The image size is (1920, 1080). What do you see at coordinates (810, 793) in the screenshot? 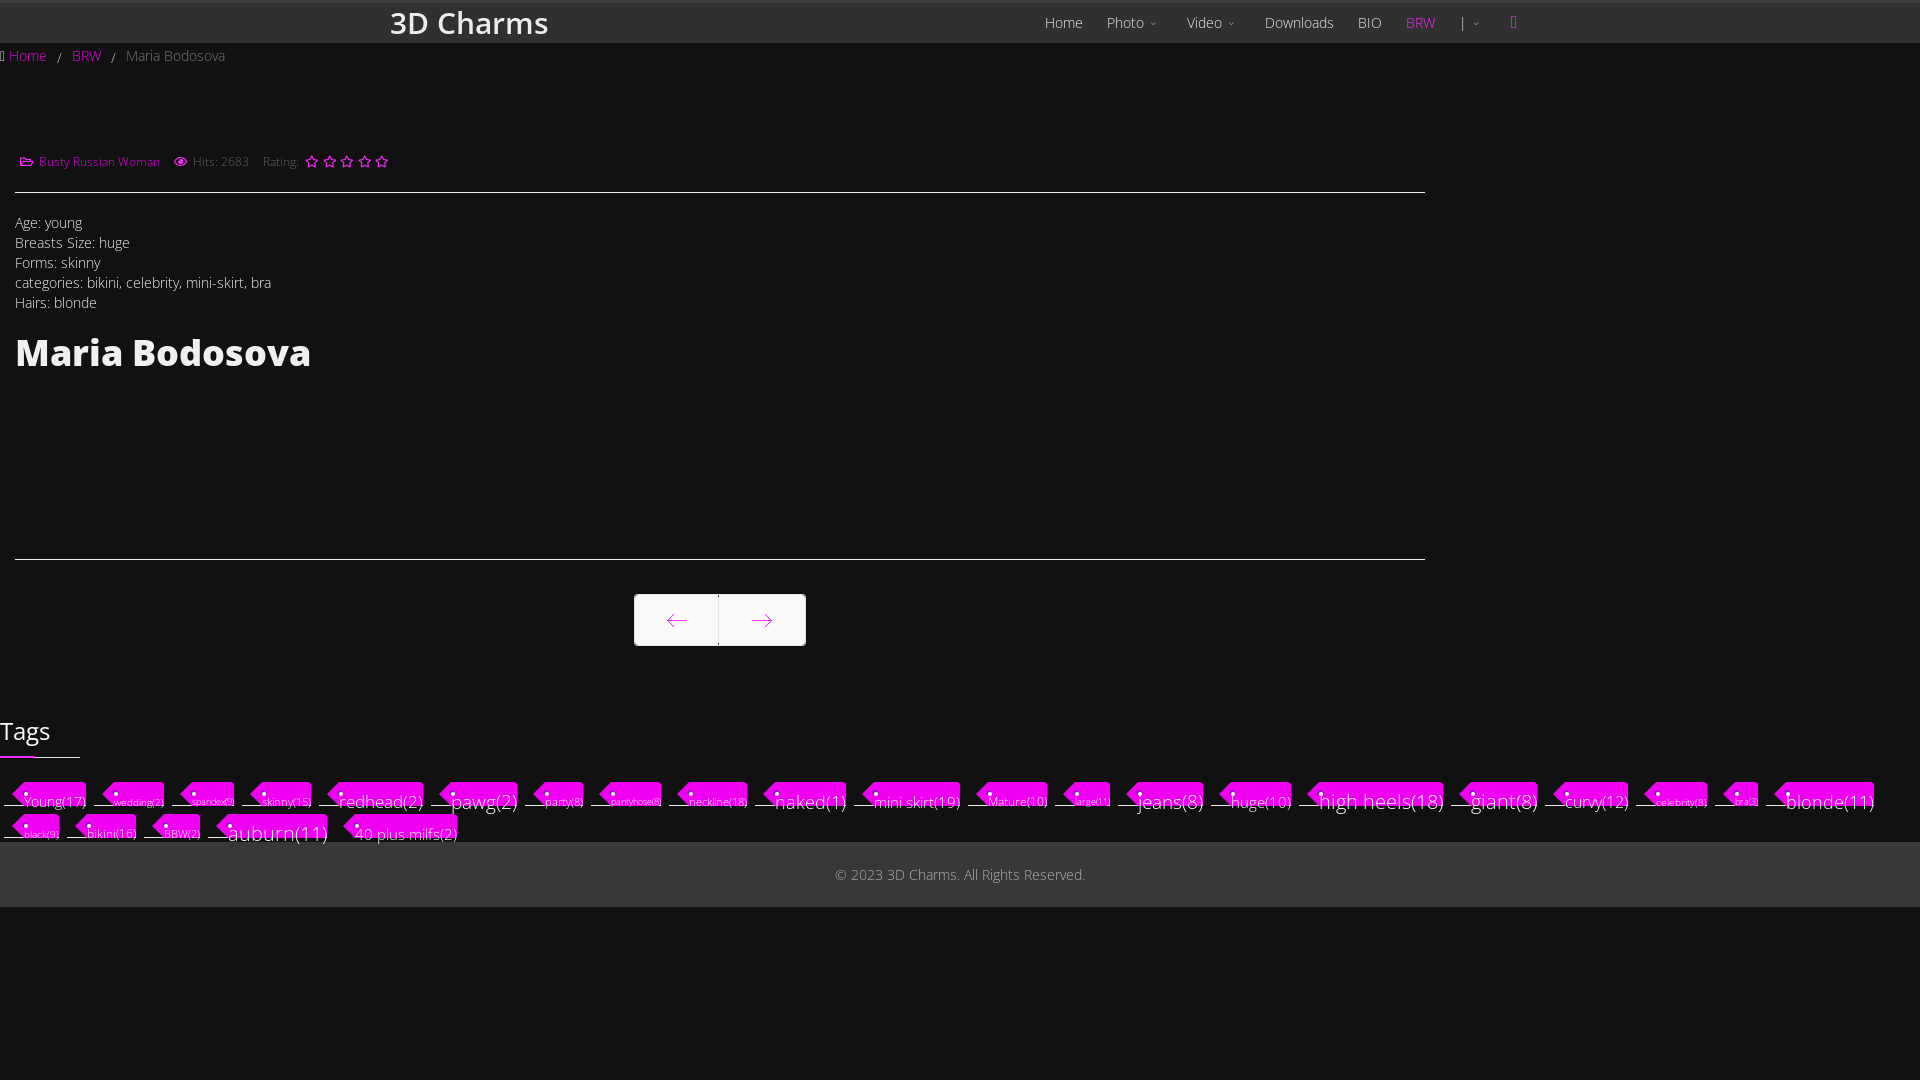
I see `'naked(1)'` at bounding box center [810, 793].